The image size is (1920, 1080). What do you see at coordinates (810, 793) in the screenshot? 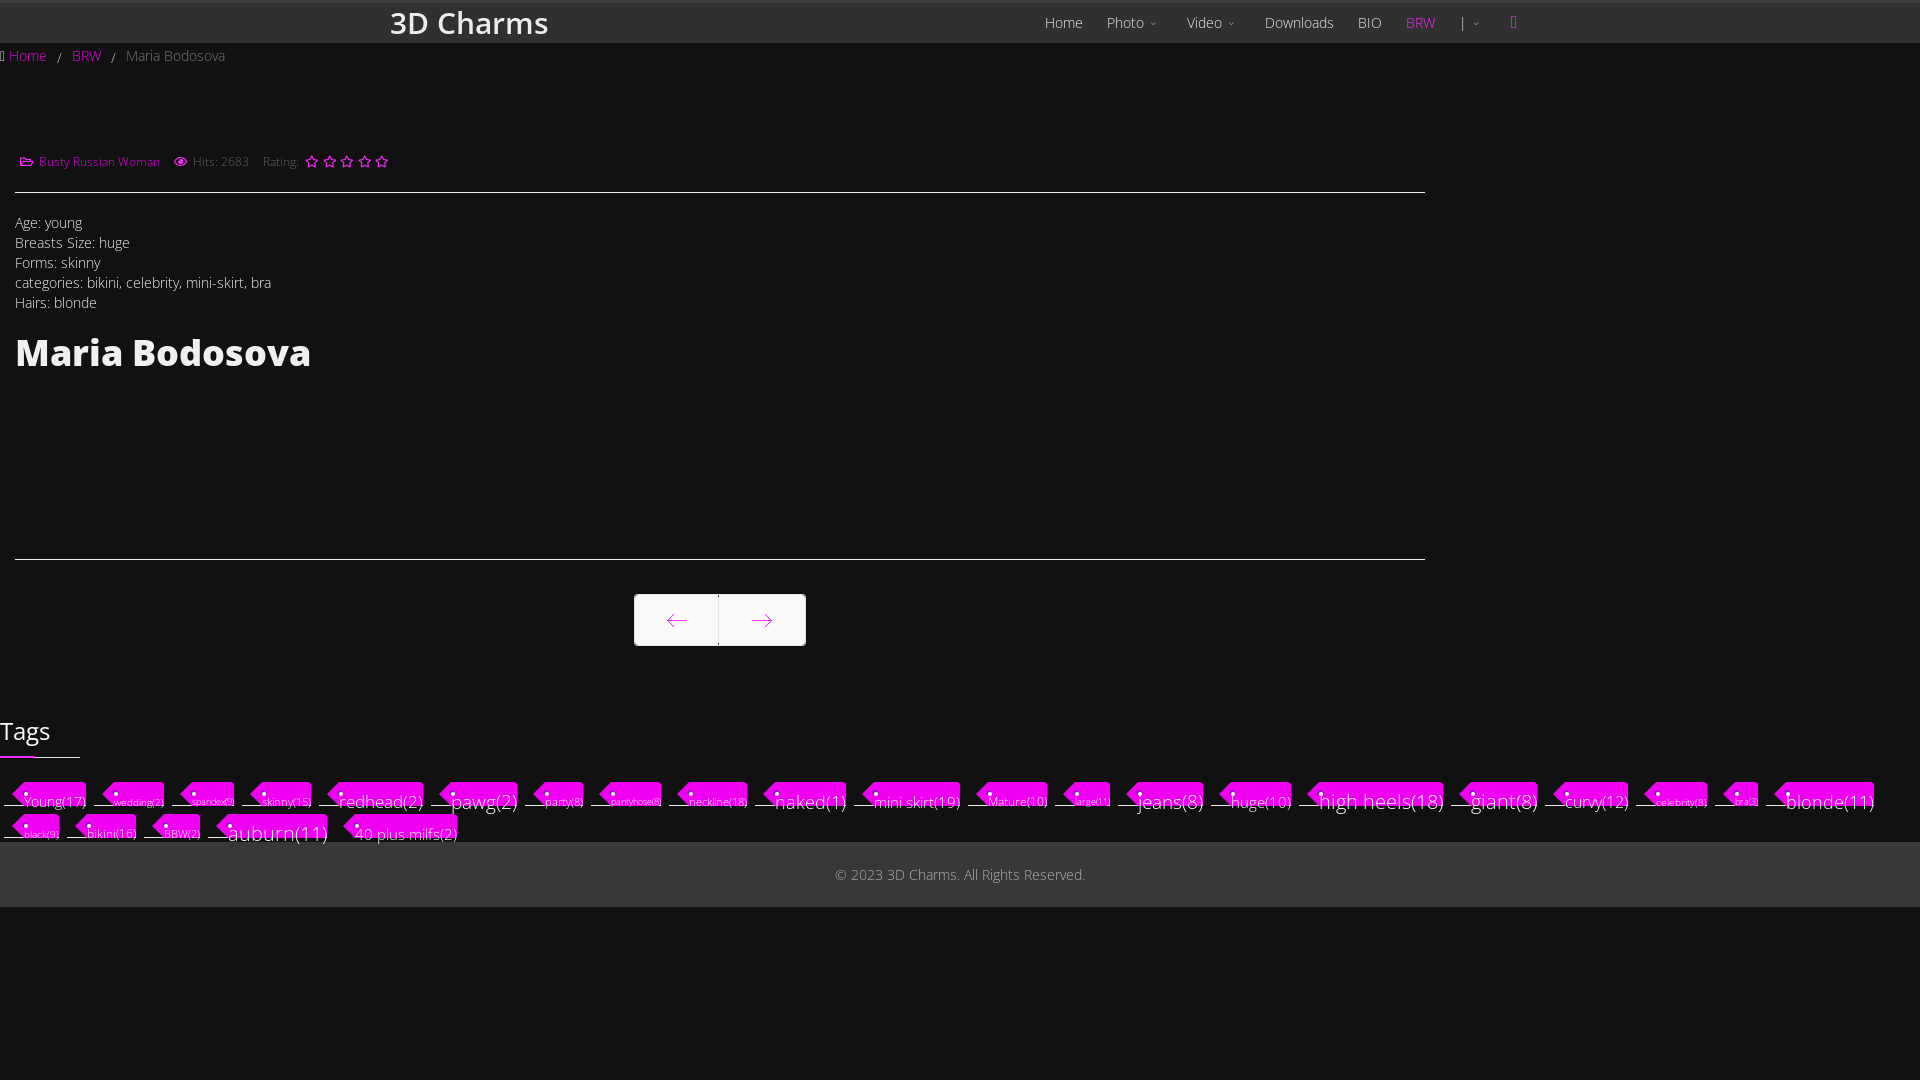
I see `'naked(1)'` at bounding box center [810, 793].